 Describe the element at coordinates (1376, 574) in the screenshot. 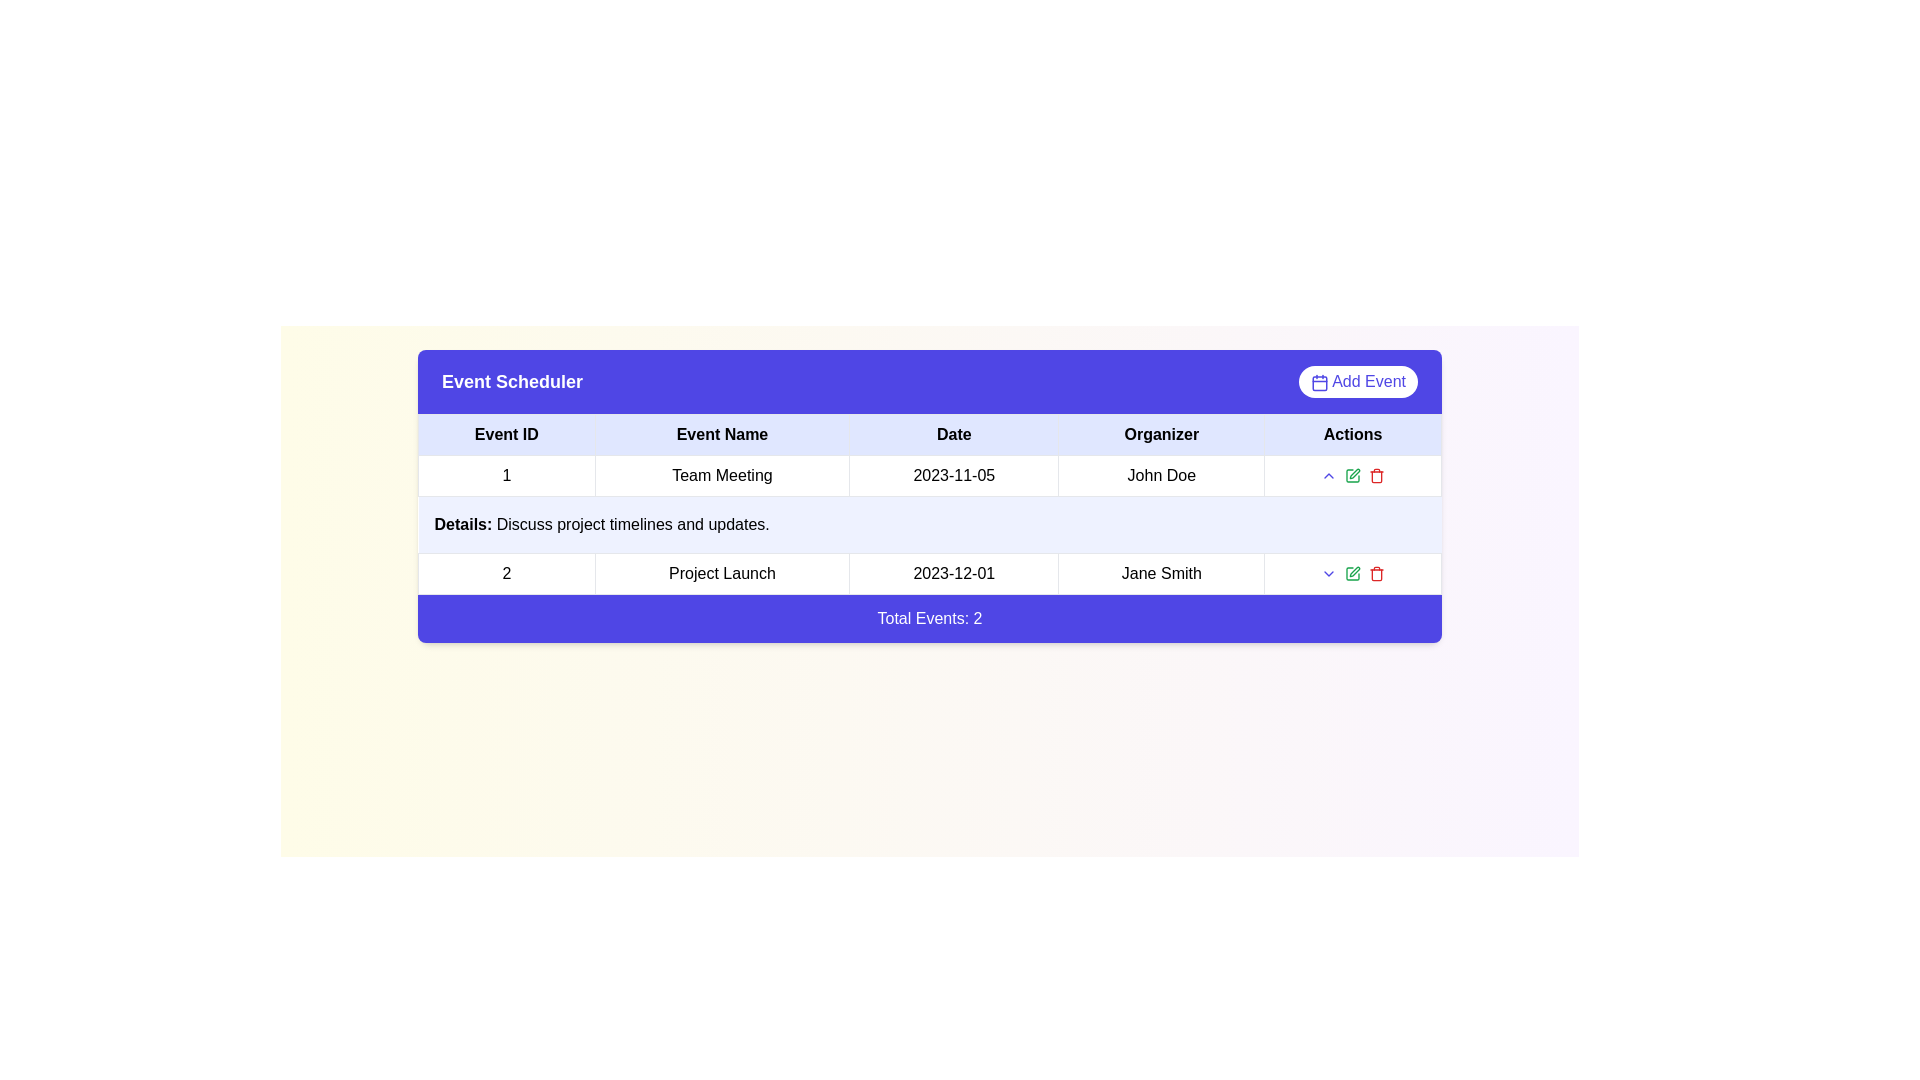

I see `the trash bin icon located in the 'Actions' column of the 'Project Launch' event row` at that location.